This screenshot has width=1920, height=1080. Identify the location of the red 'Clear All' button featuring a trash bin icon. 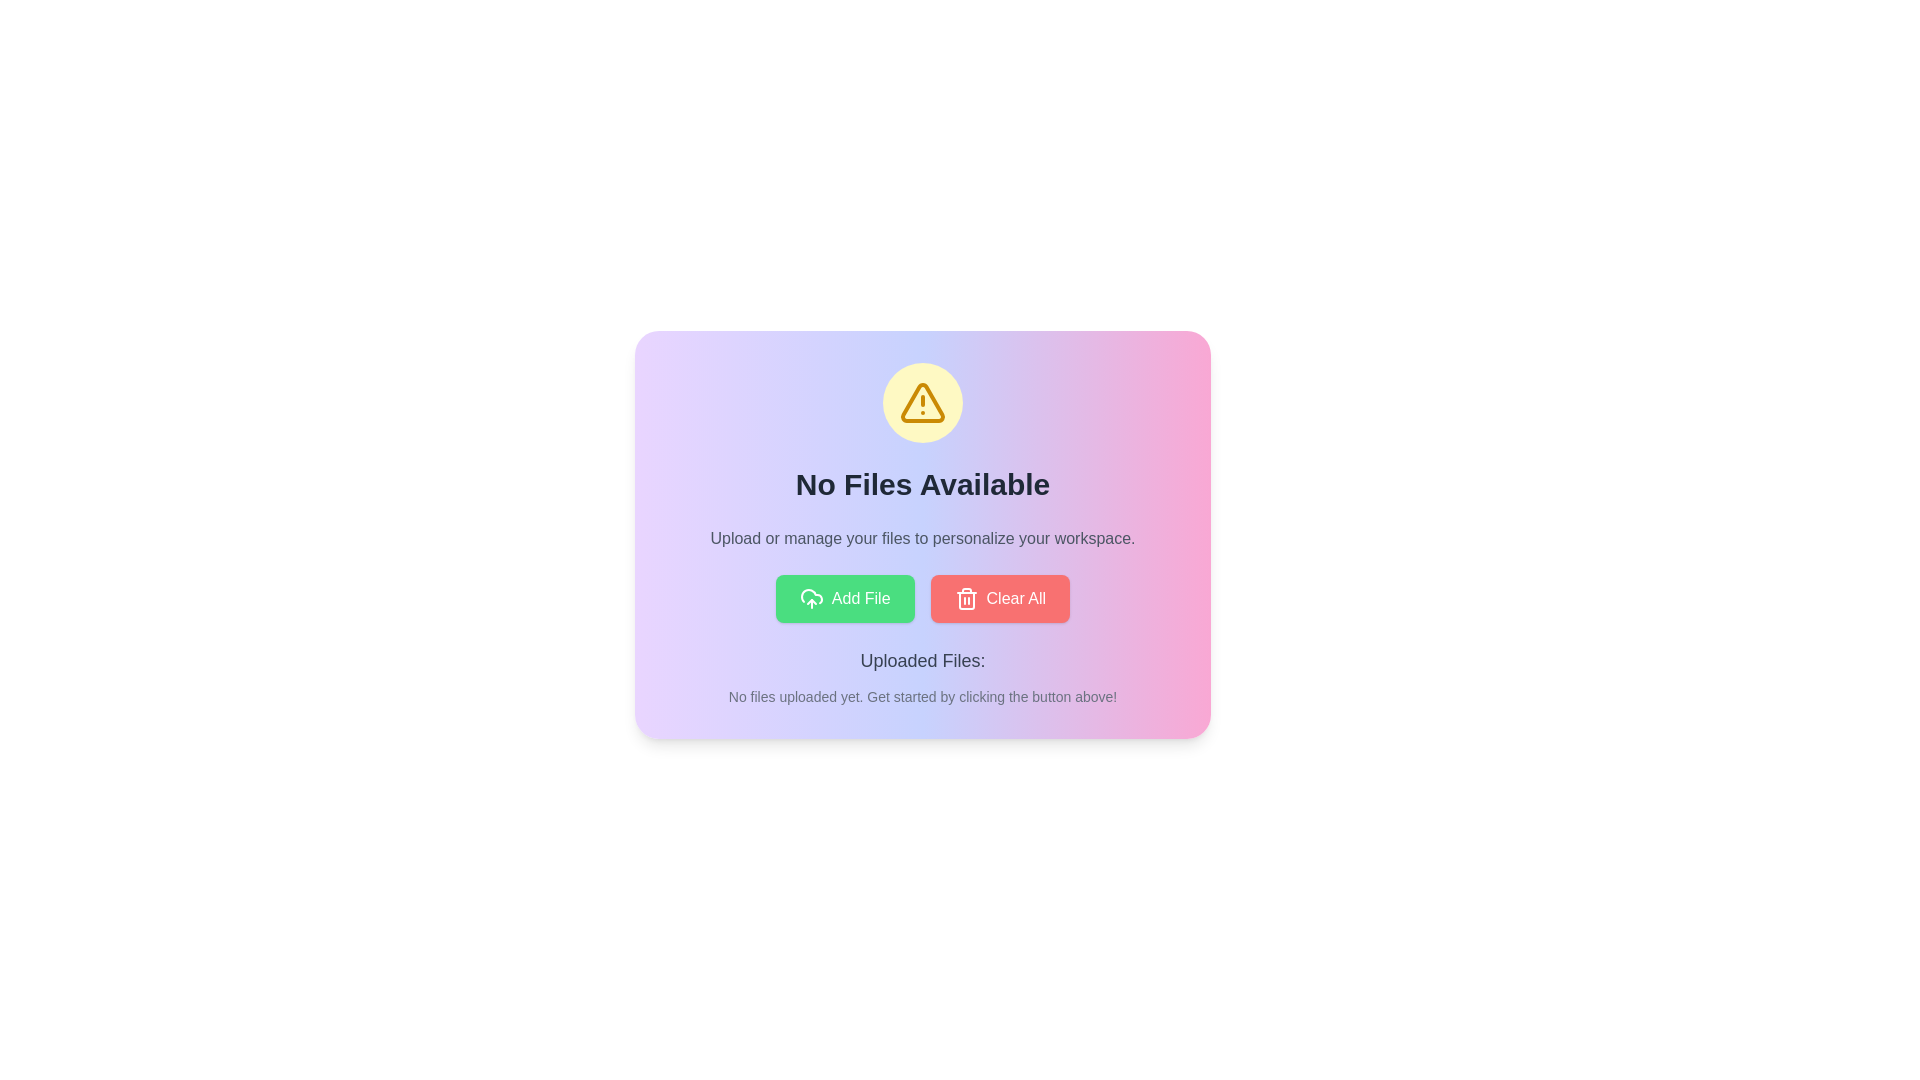
(999, 597).